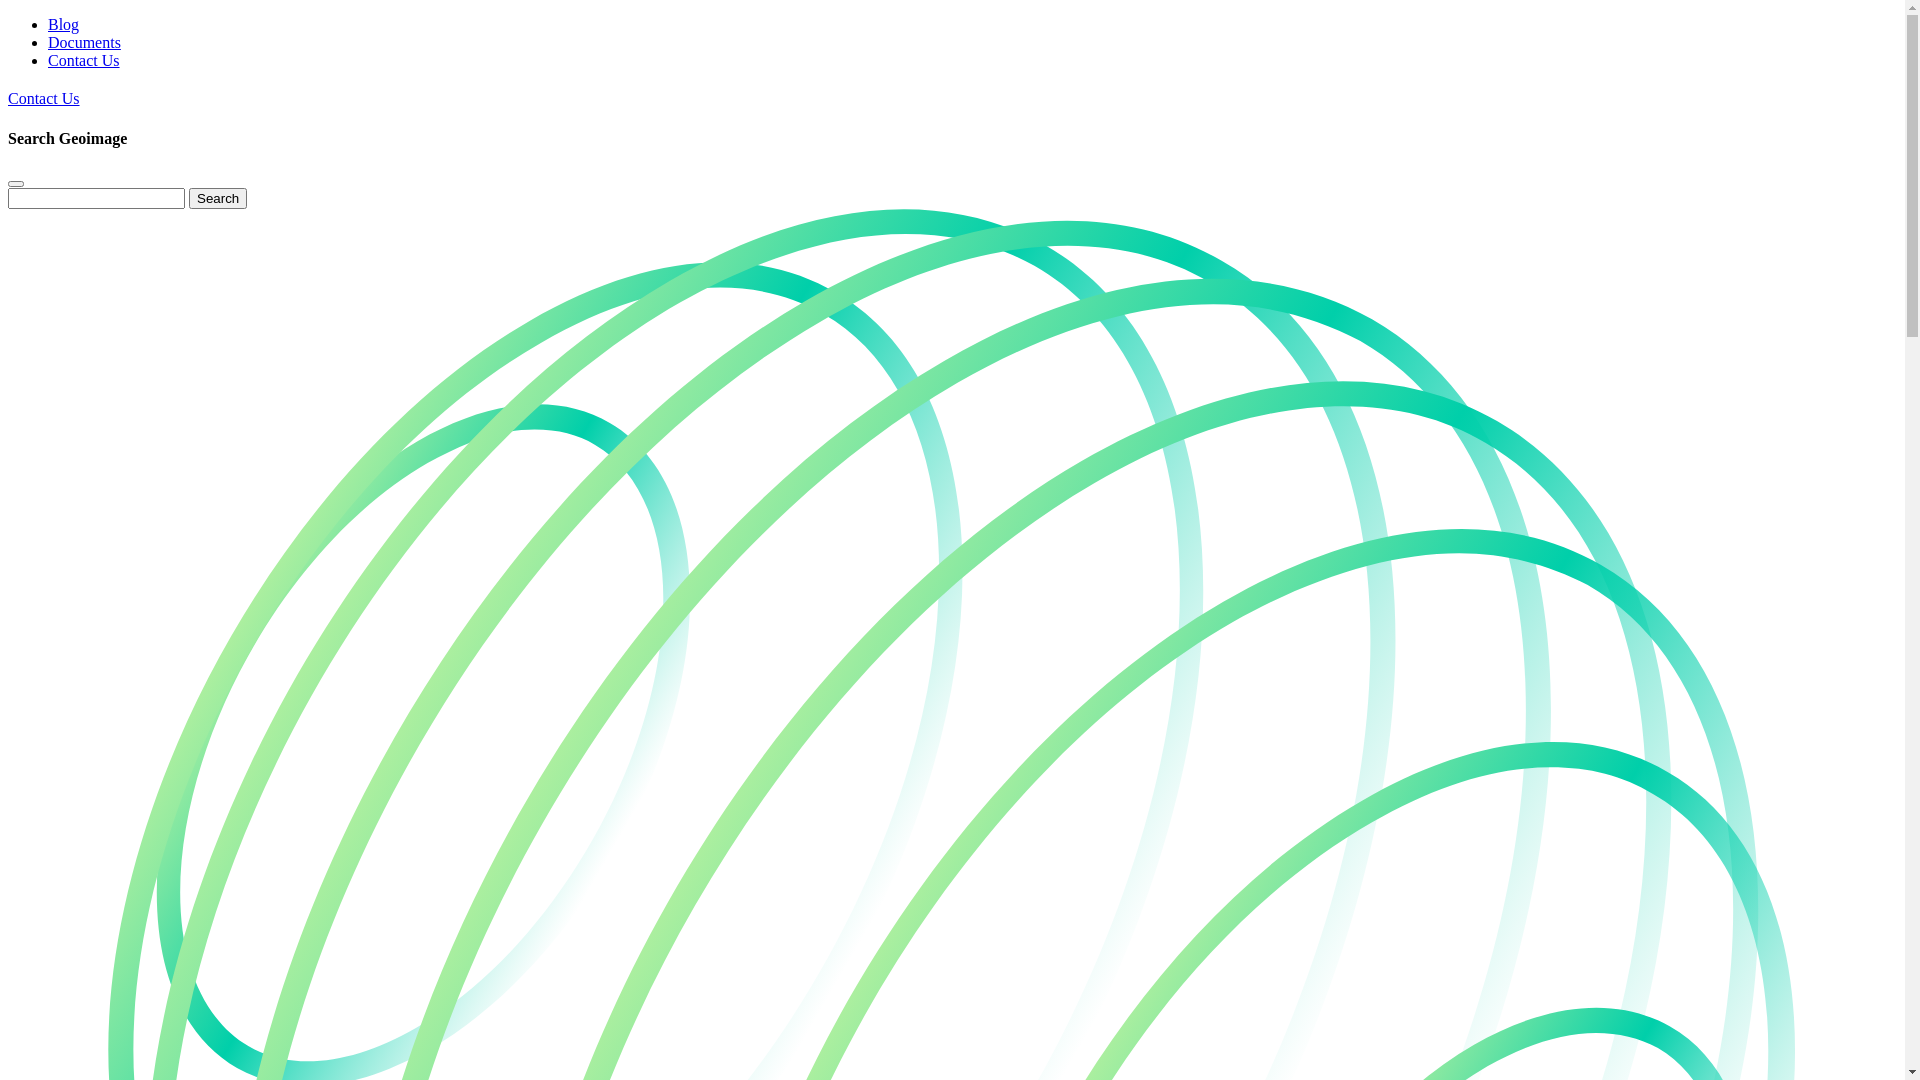  What do you see at coordinates (43, 98) in the screenshot?
I see `'Contact Us'` at bounding box center [43, 98].